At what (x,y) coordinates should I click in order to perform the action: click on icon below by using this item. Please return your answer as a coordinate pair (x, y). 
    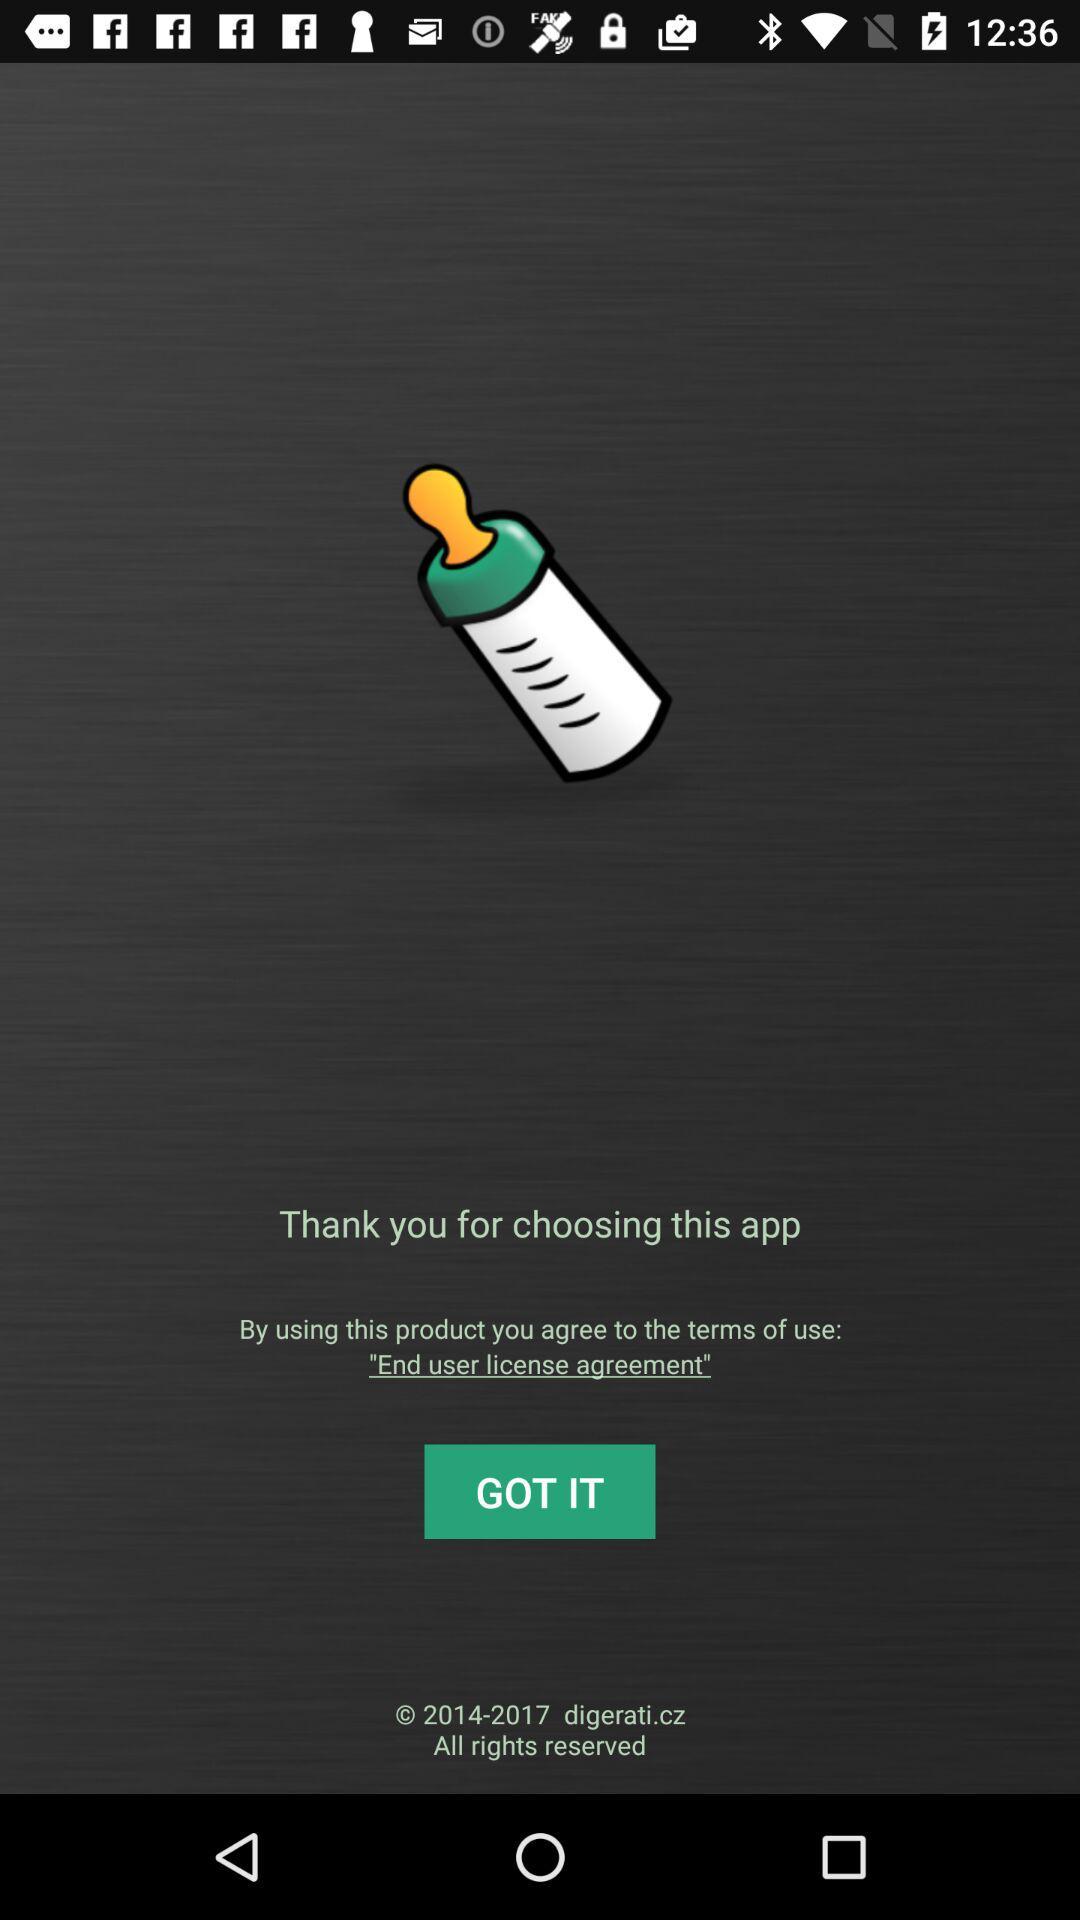
    Looking at the image, I should click on (540, 1362).